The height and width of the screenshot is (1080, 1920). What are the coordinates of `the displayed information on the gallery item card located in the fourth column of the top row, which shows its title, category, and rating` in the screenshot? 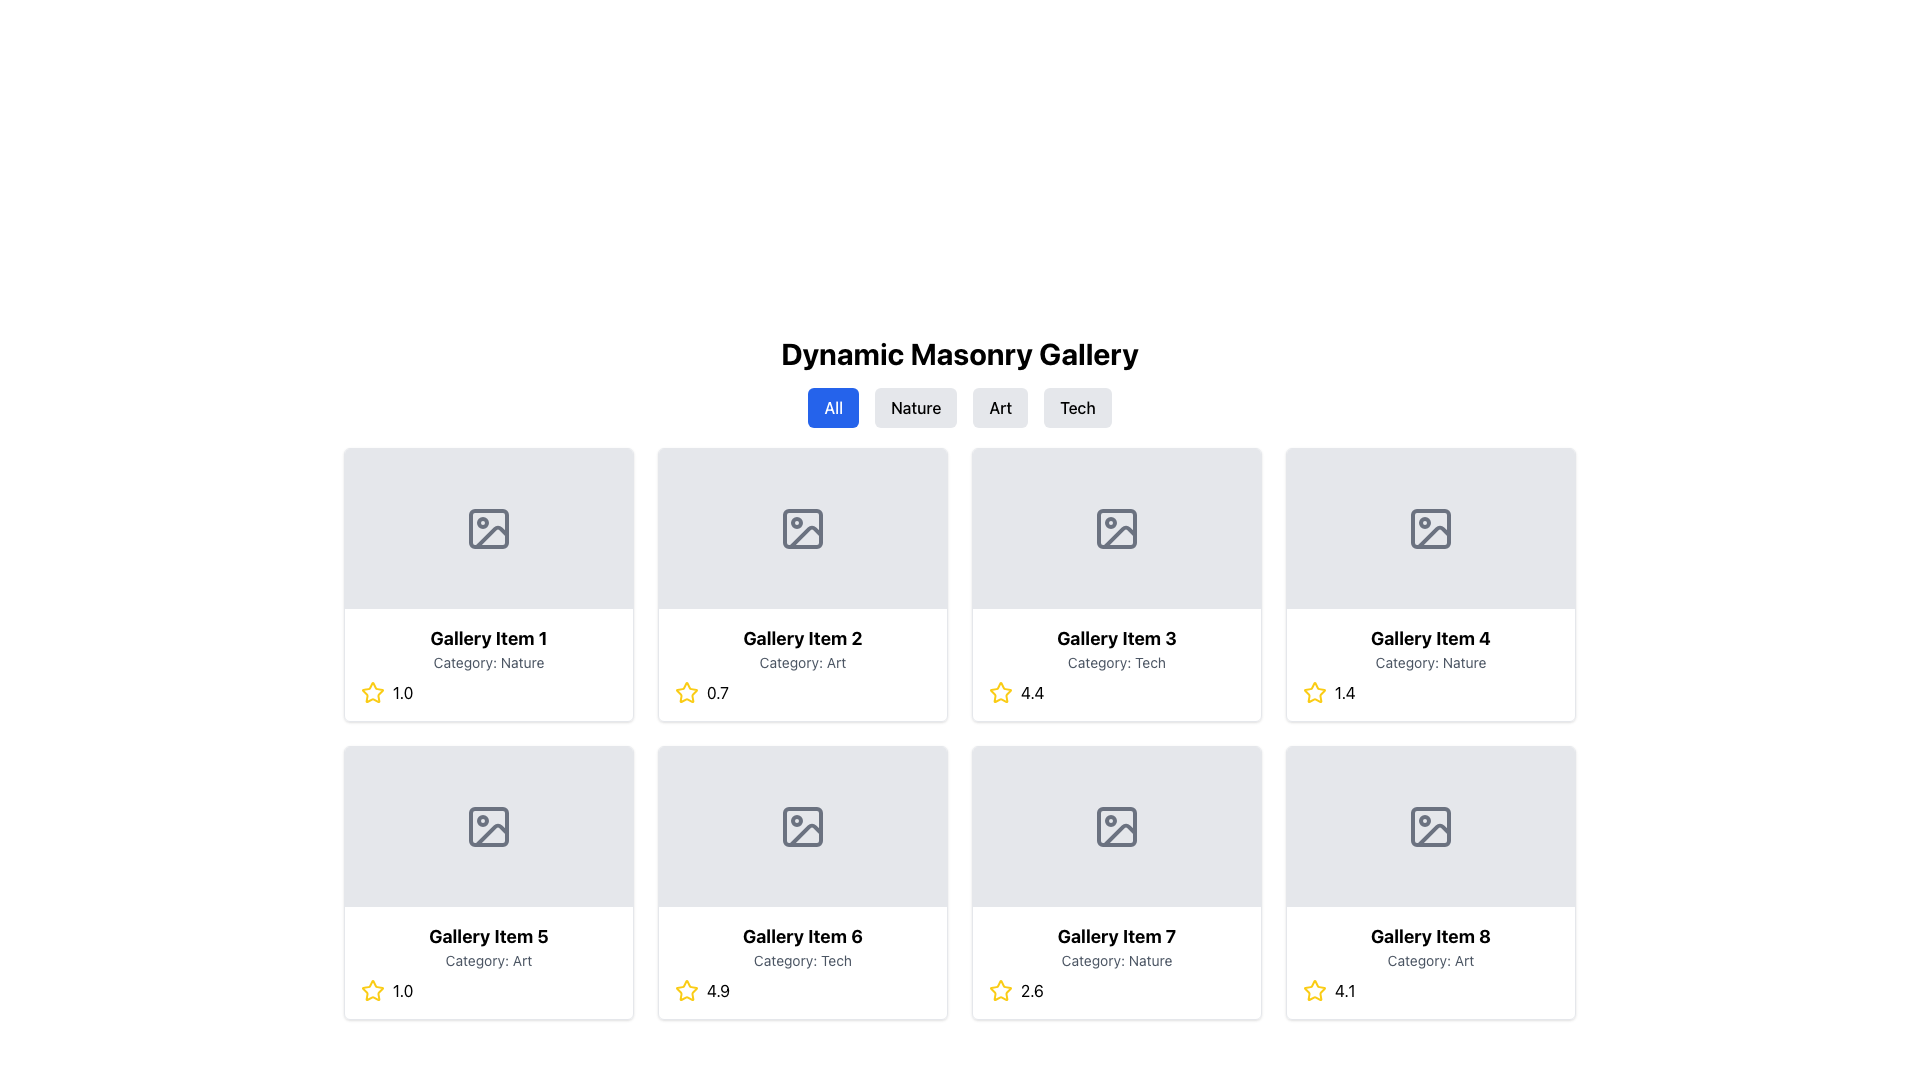 It's located at (1429, 664).